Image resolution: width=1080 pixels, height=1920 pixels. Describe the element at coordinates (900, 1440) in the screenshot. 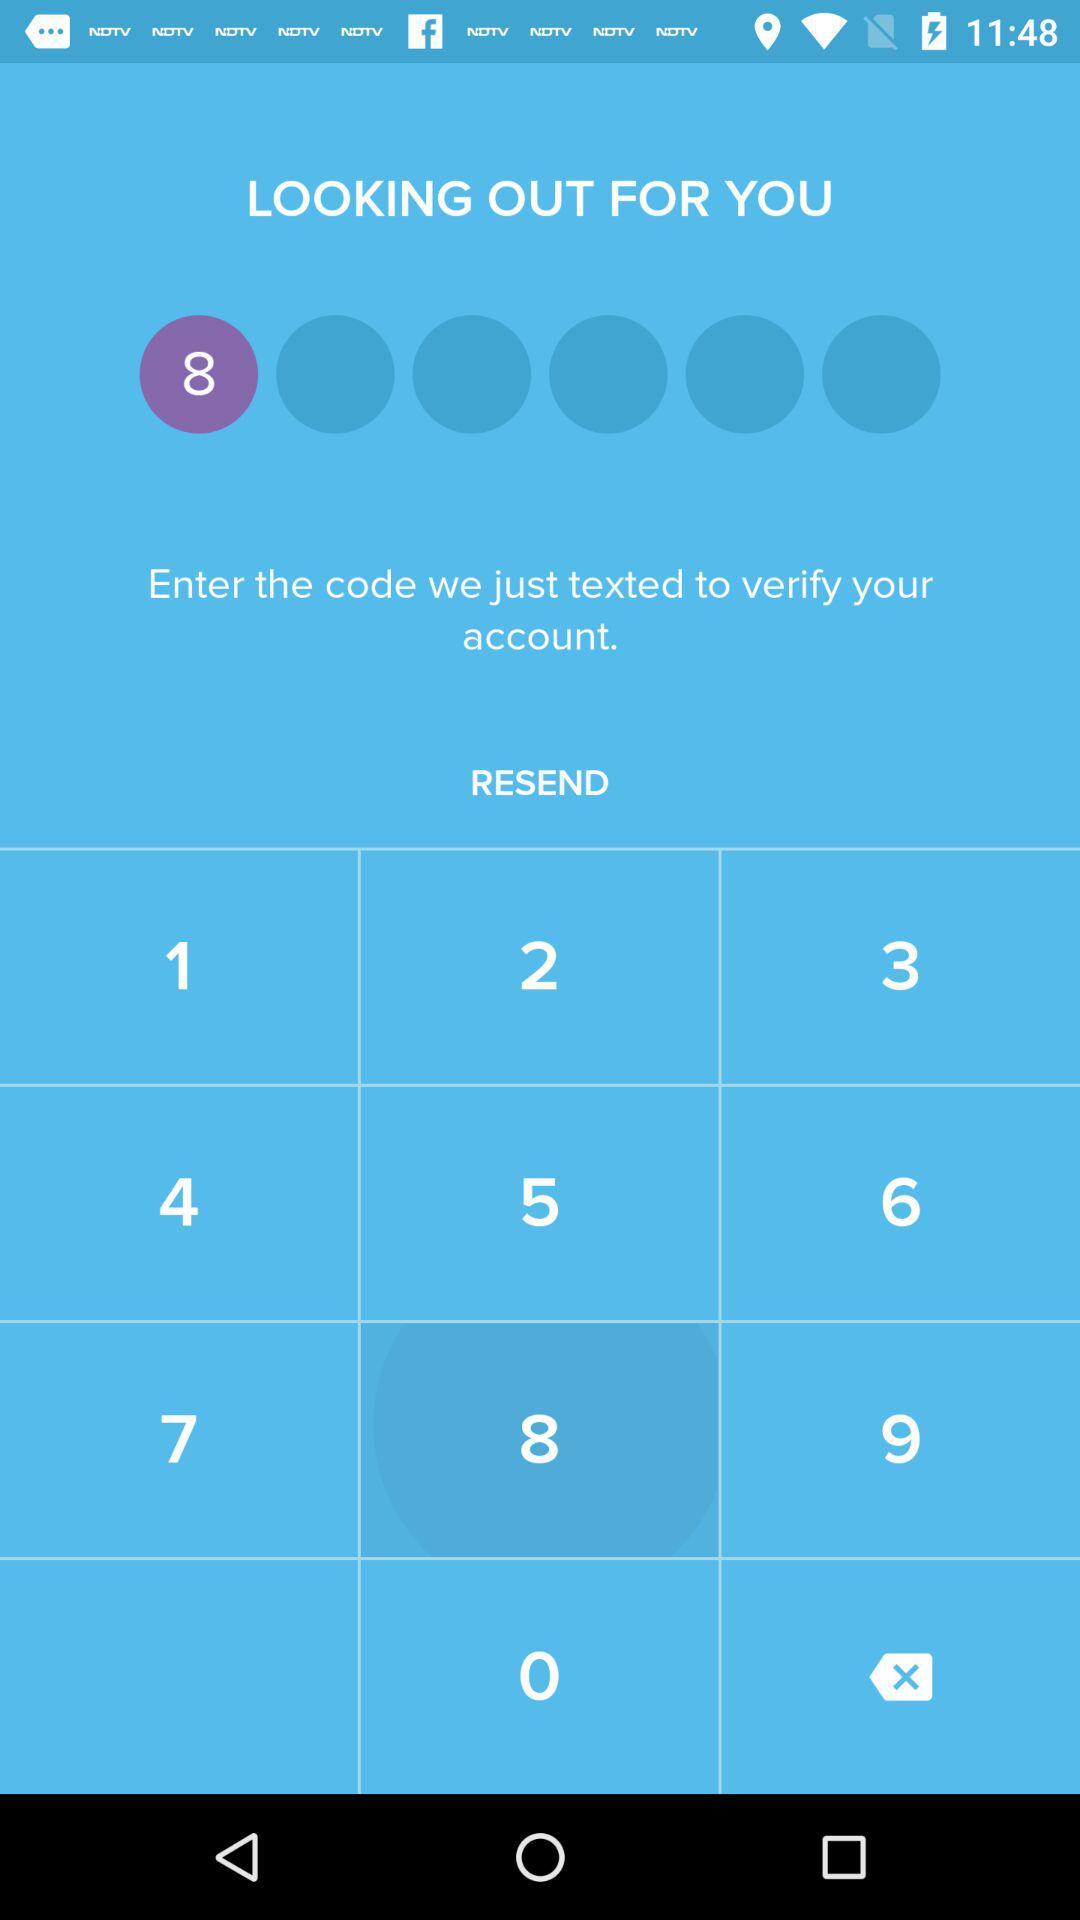

I see `the 9` at that location.